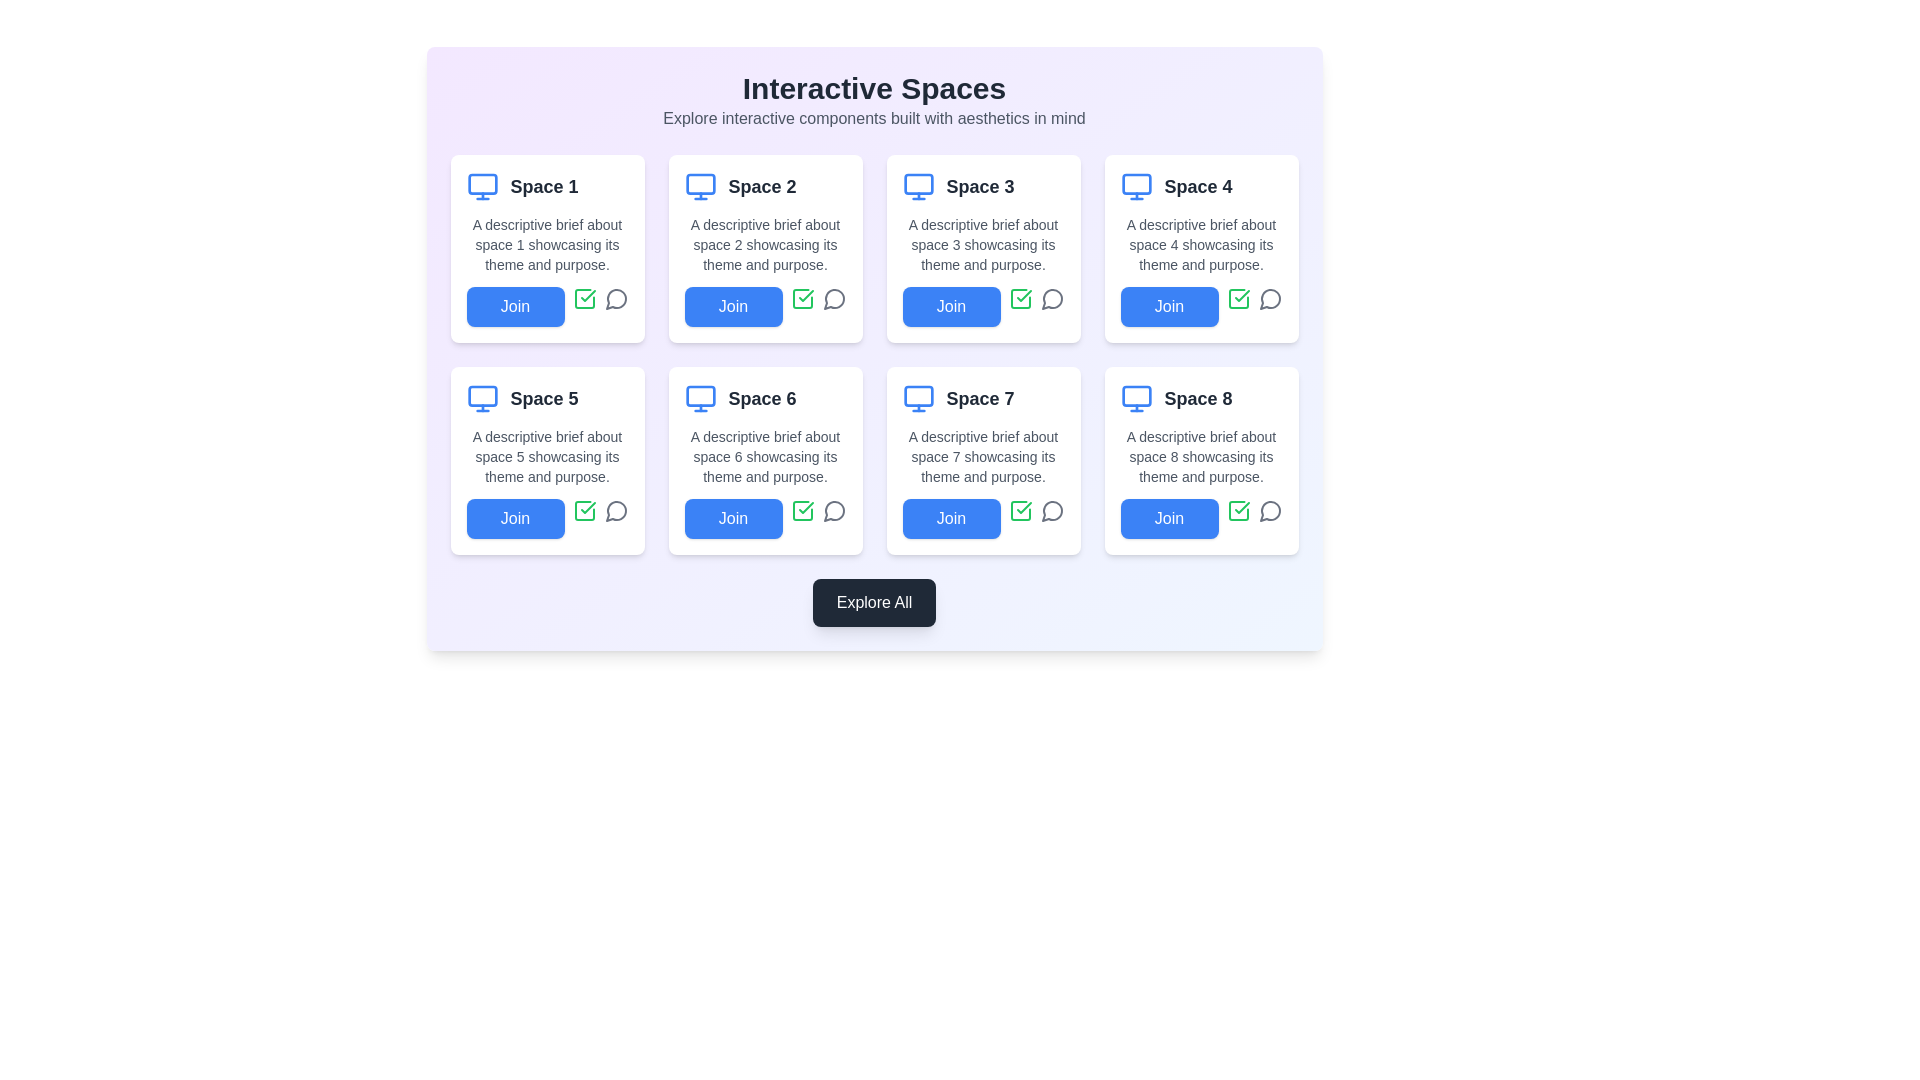  I want to click on the 'Join' button, which is a rectangular button with rounded corners and a blue background, so click(732, 307).